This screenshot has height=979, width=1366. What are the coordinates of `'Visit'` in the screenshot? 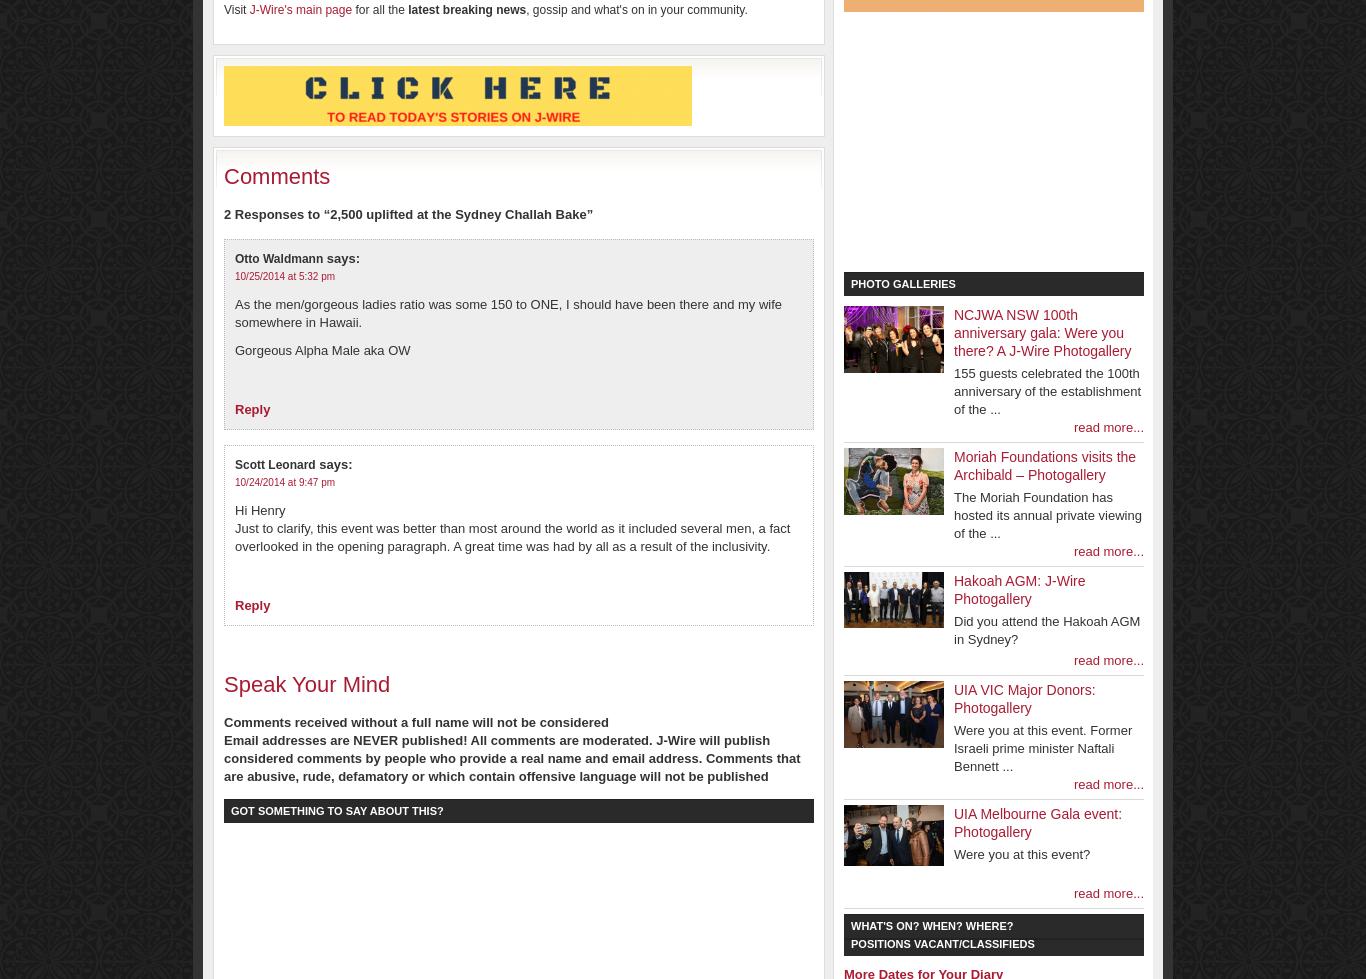 It's located at (236, 9).